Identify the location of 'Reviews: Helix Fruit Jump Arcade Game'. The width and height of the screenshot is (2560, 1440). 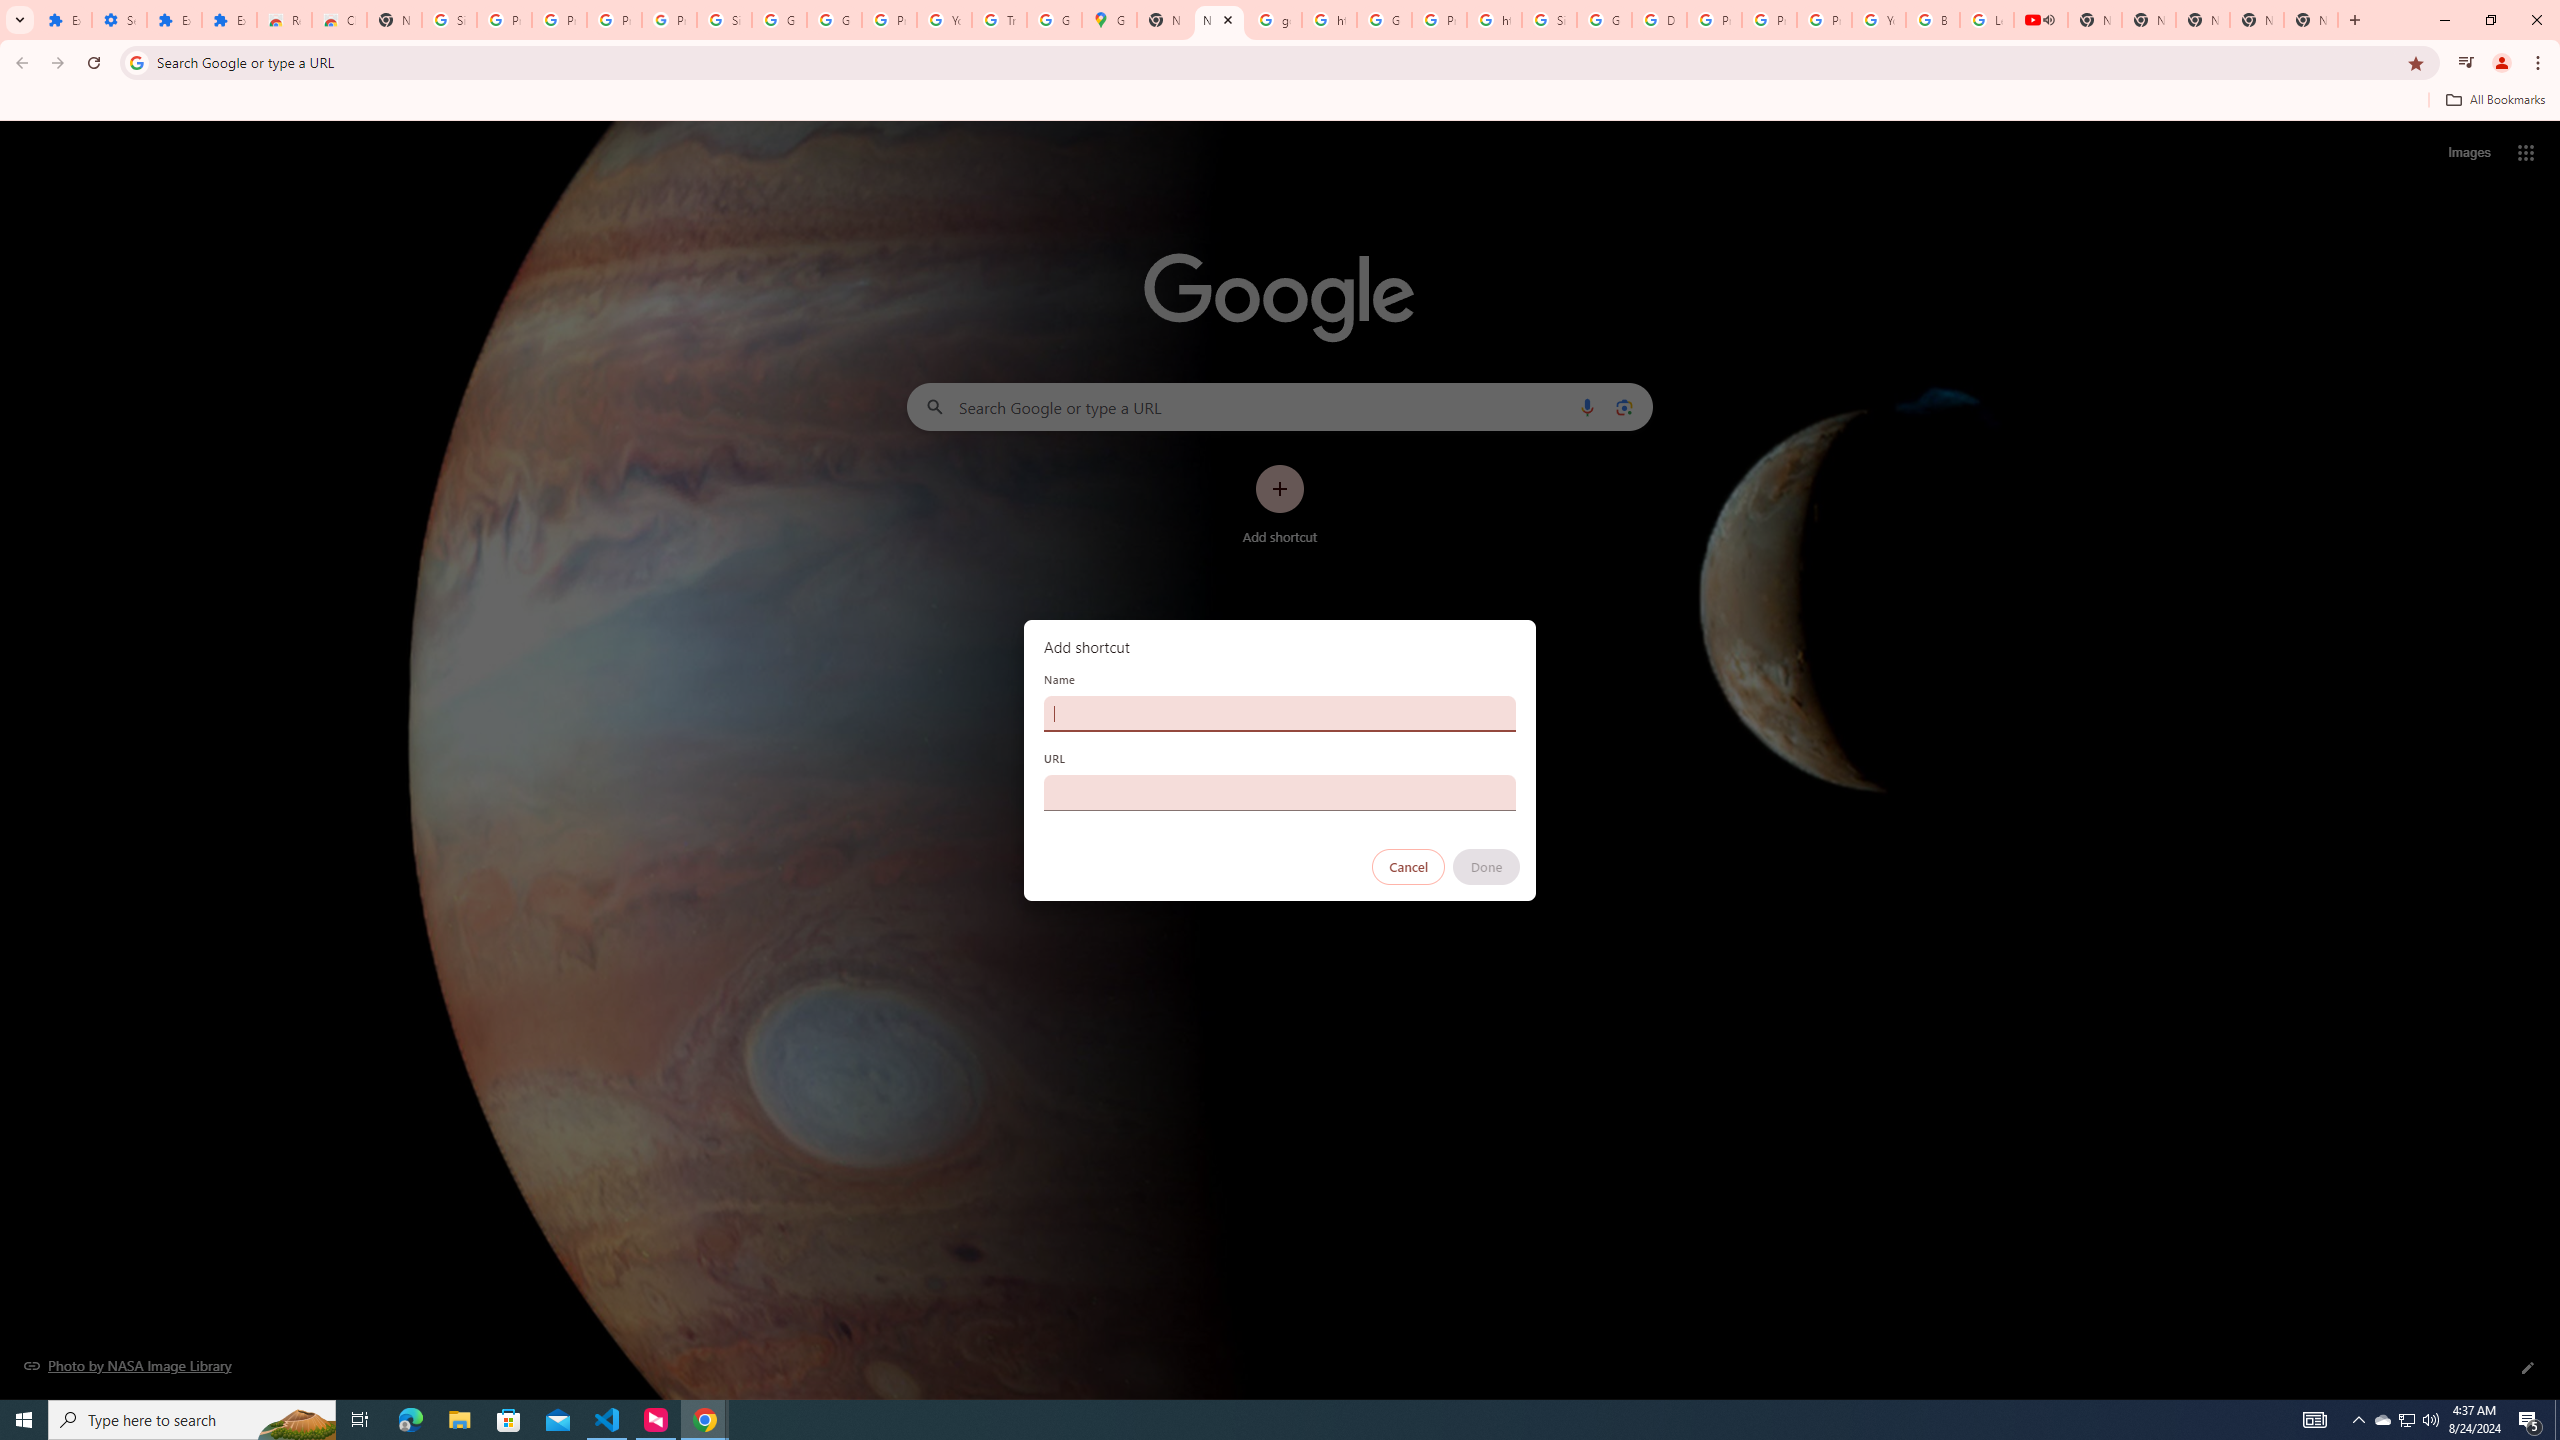
(284, 19).